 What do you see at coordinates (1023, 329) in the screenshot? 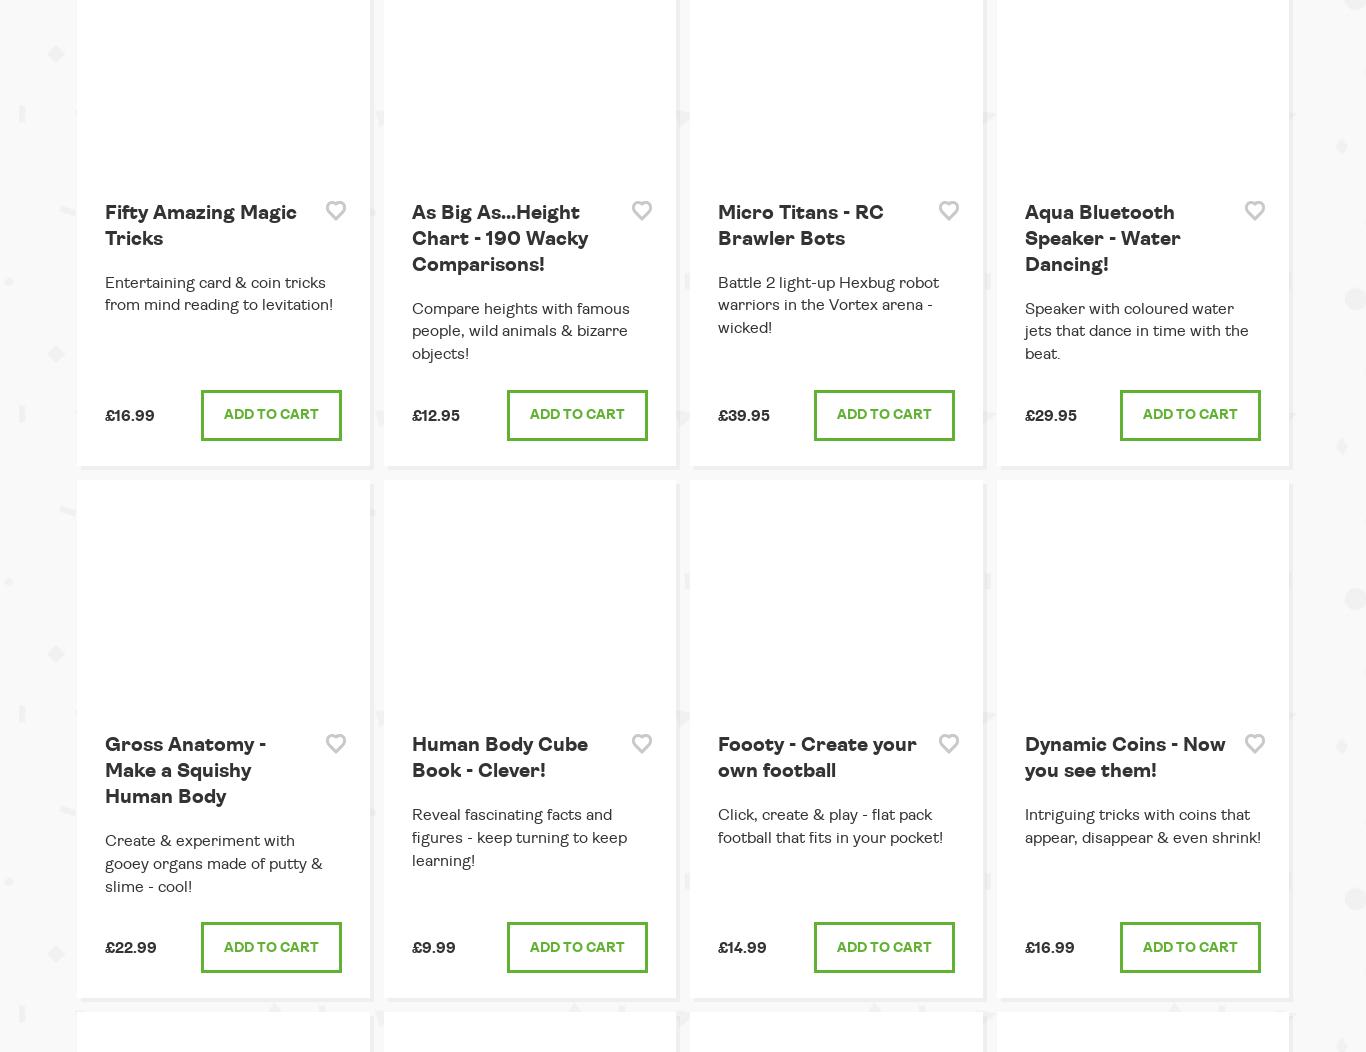
I see `'Speaker with coloured water jets that dance in time with the beat.'` at bounding box center [1023, 329].